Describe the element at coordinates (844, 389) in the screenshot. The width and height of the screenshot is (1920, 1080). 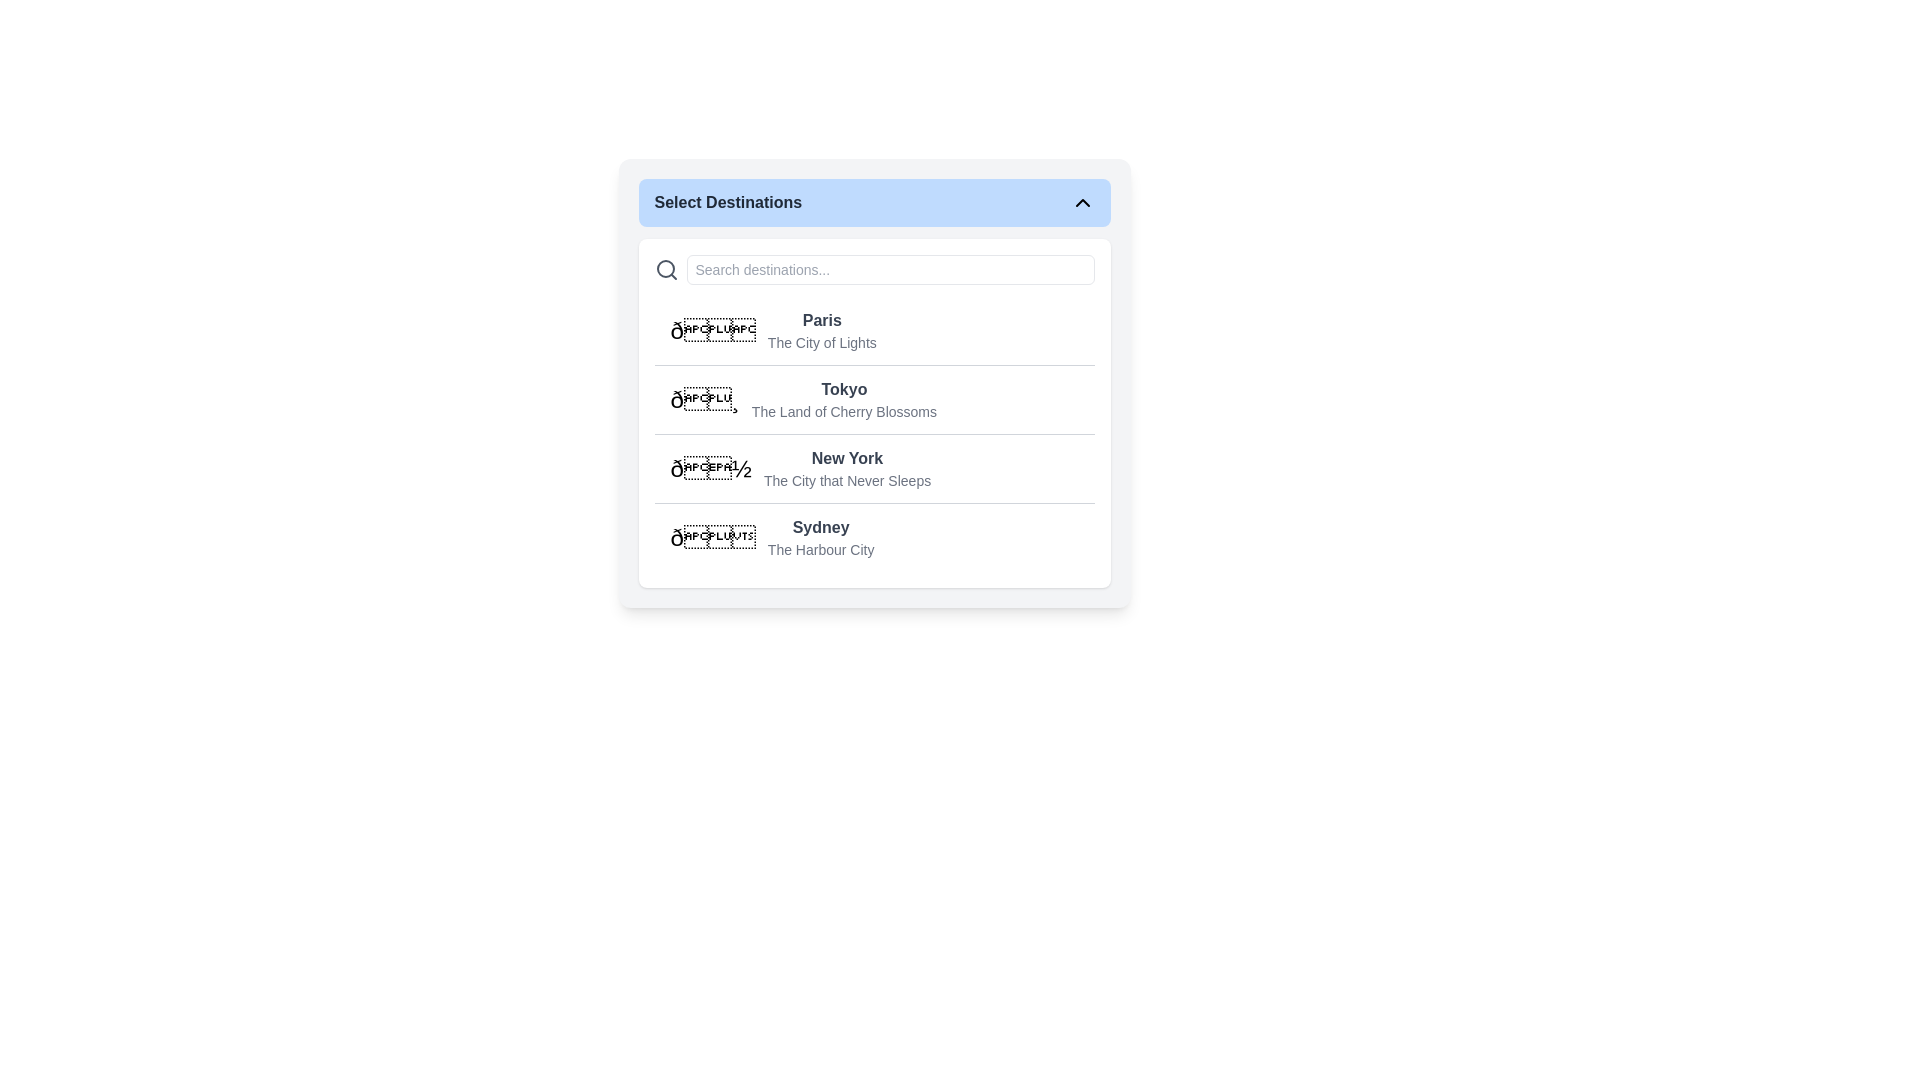
I see `the Text label for the destination 'Tokyo', which is the first text element in the dropdown box labeled 'Select Destinations'` at that location.